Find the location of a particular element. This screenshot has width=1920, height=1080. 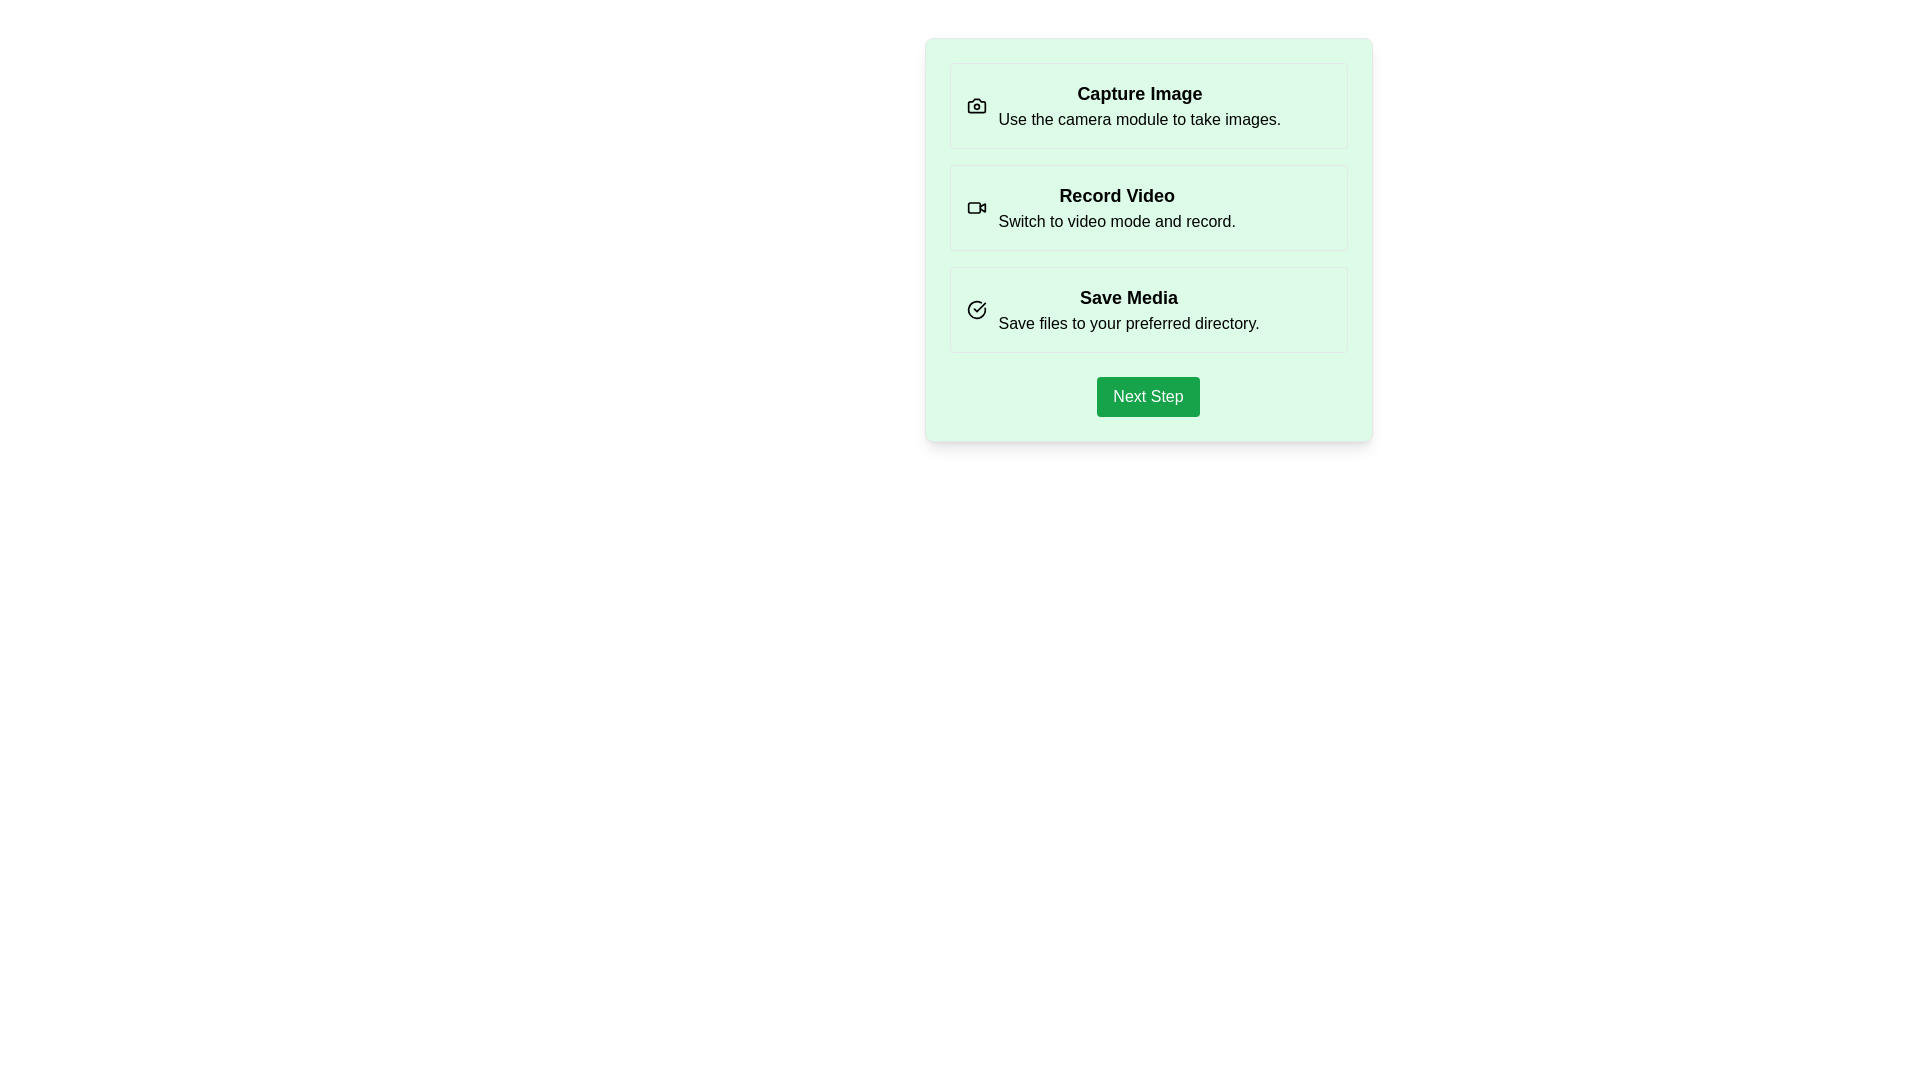

the static text label that reads 'Switch to video mode and record.' which is positioned below the 'Record Video' heading in the green panel is located at coordinates (1116, 222).